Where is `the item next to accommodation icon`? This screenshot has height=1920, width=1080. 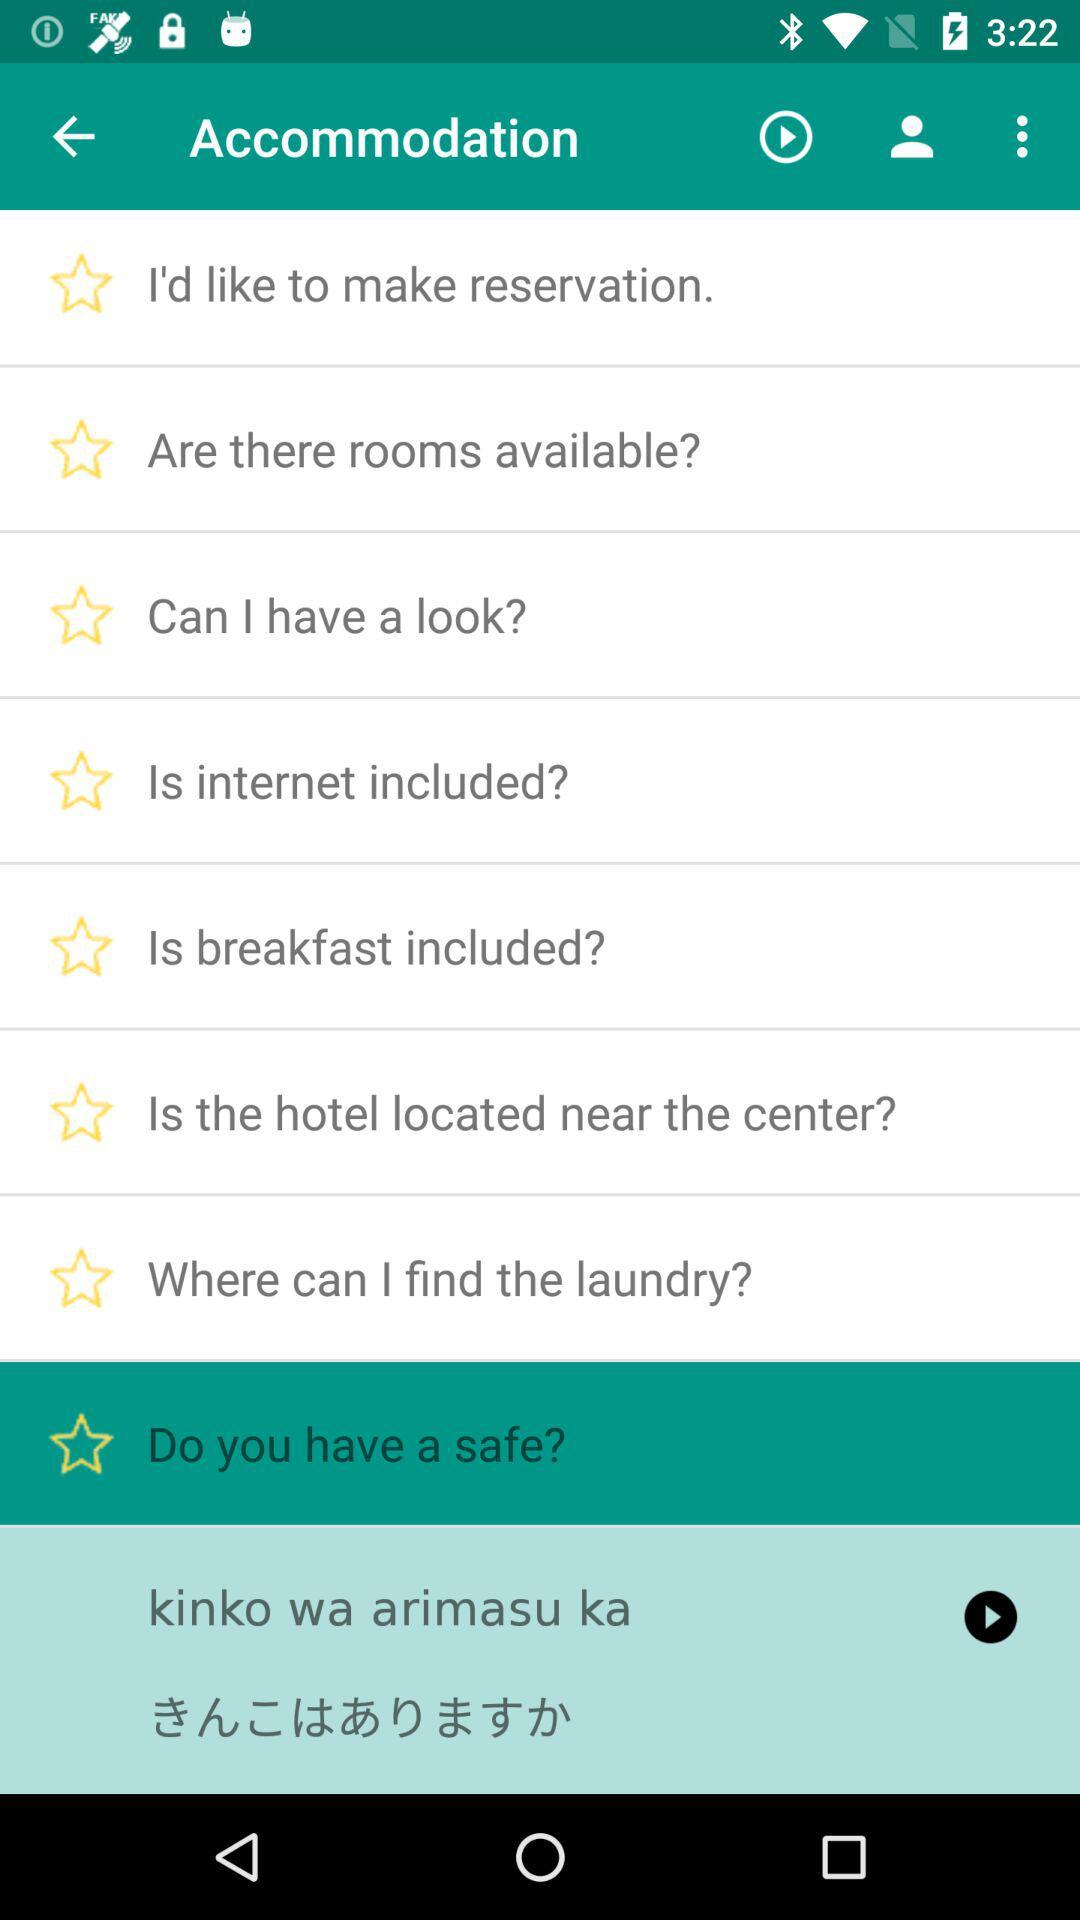
the item next to accommodation icon is located at coordinates (785, 135).